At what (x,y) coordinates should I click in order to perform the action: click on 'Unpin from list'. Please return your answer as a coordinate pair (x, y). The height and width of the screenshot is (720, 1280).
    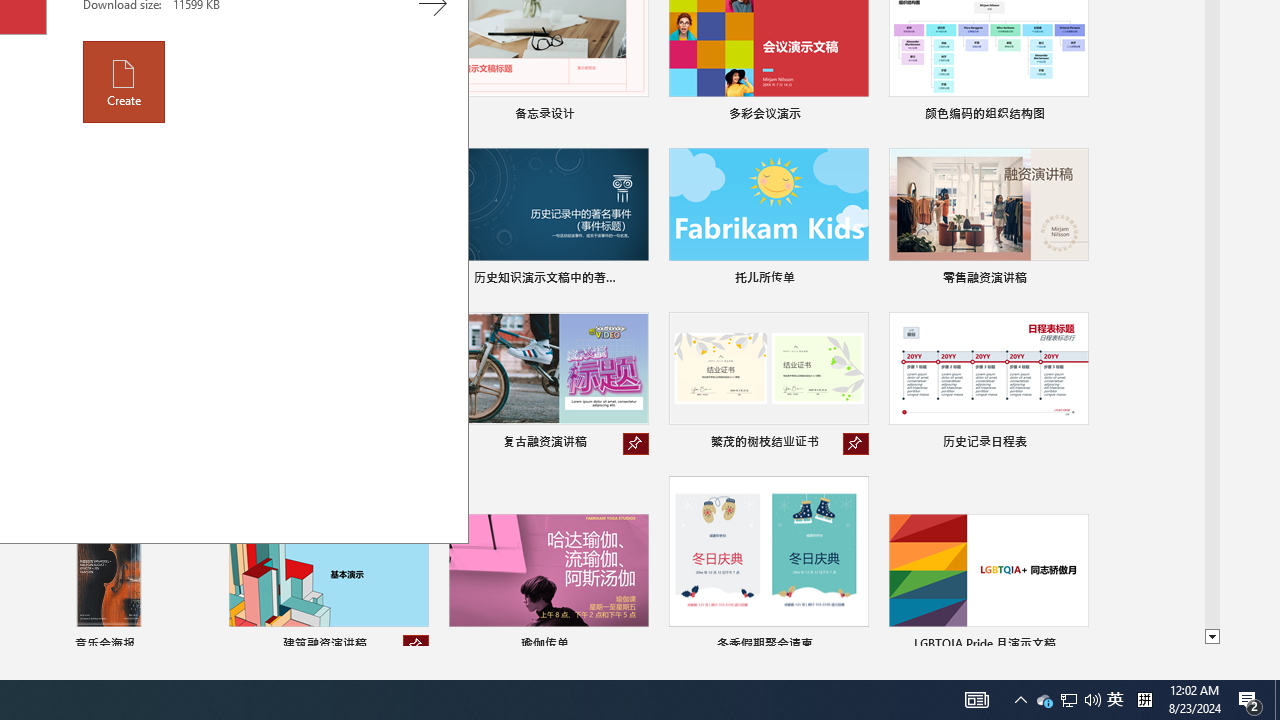
    Looking at the image, I should click on (415, 645).